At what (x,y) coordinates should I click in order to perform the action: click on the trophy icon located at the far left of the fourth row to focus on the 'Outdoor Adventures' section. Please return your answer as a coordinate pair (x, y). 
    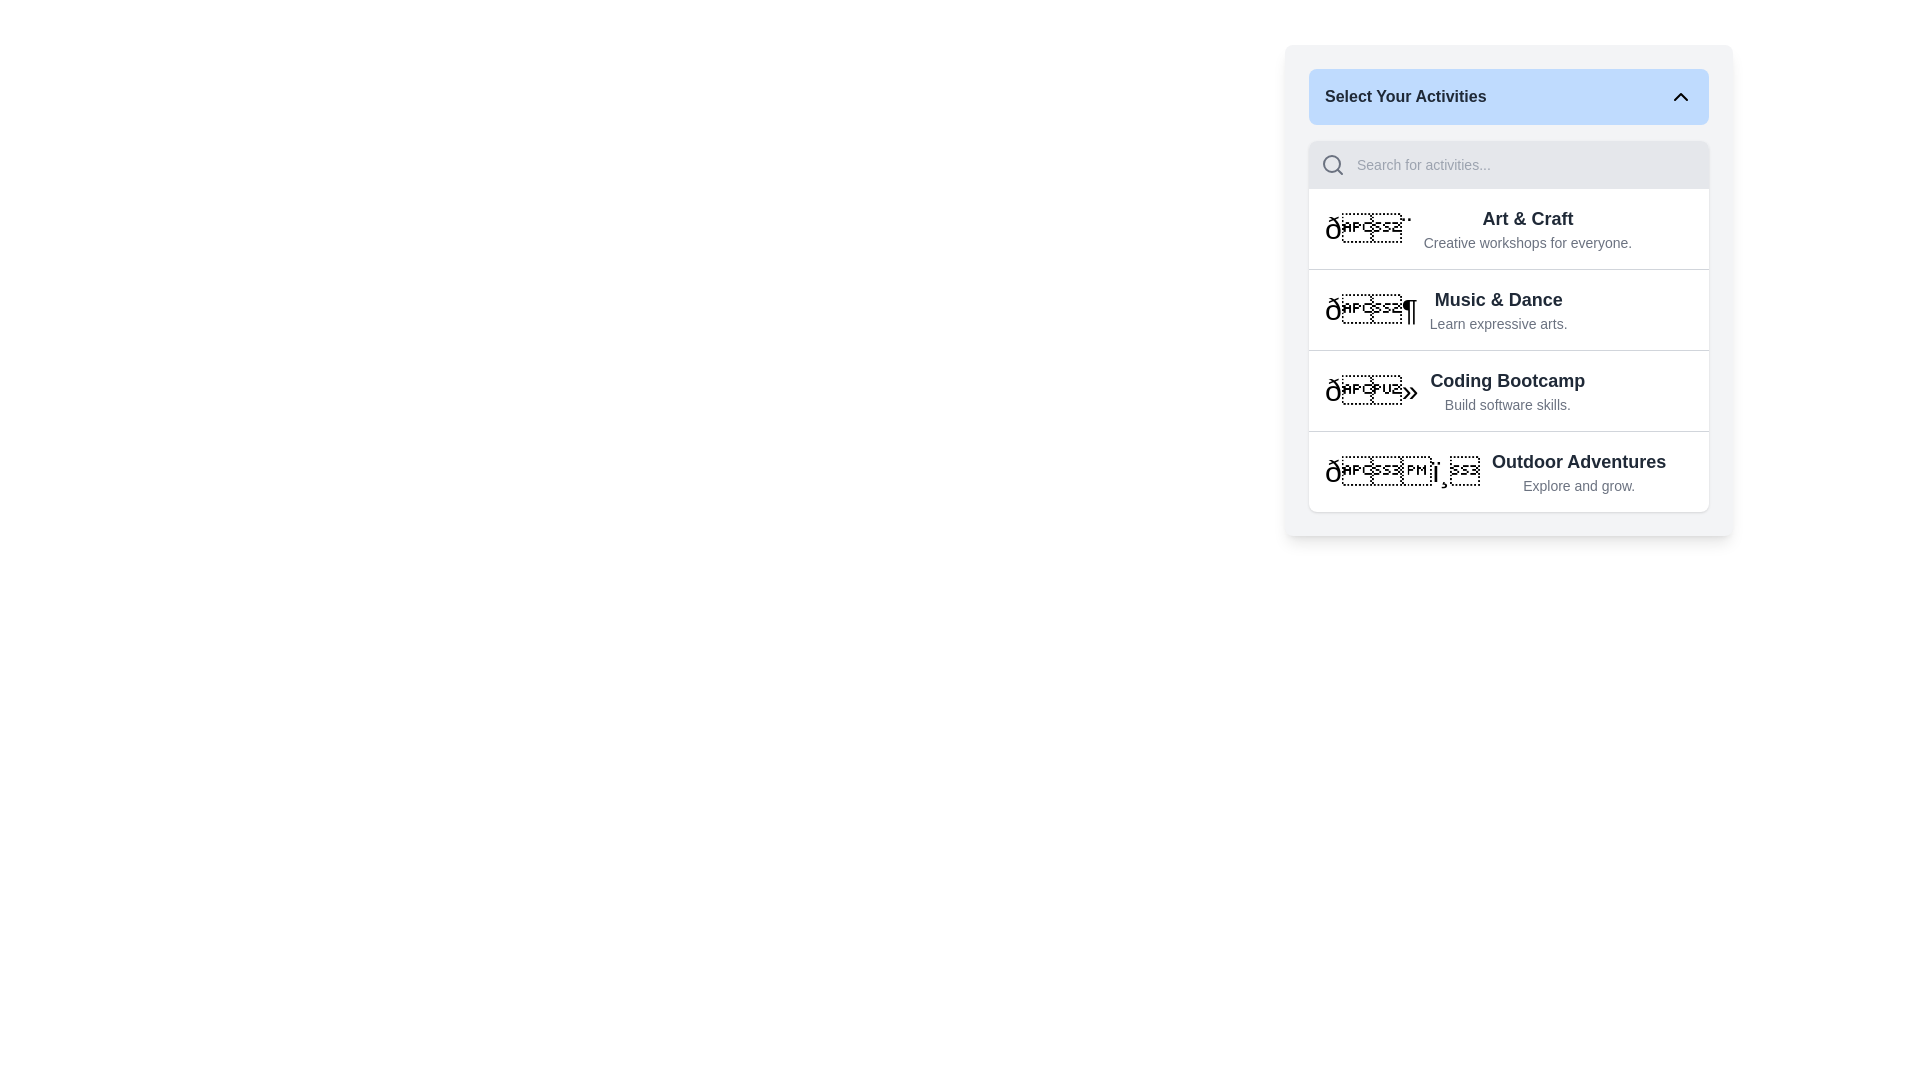
    Looking at the image, I should click on (1401, 471).